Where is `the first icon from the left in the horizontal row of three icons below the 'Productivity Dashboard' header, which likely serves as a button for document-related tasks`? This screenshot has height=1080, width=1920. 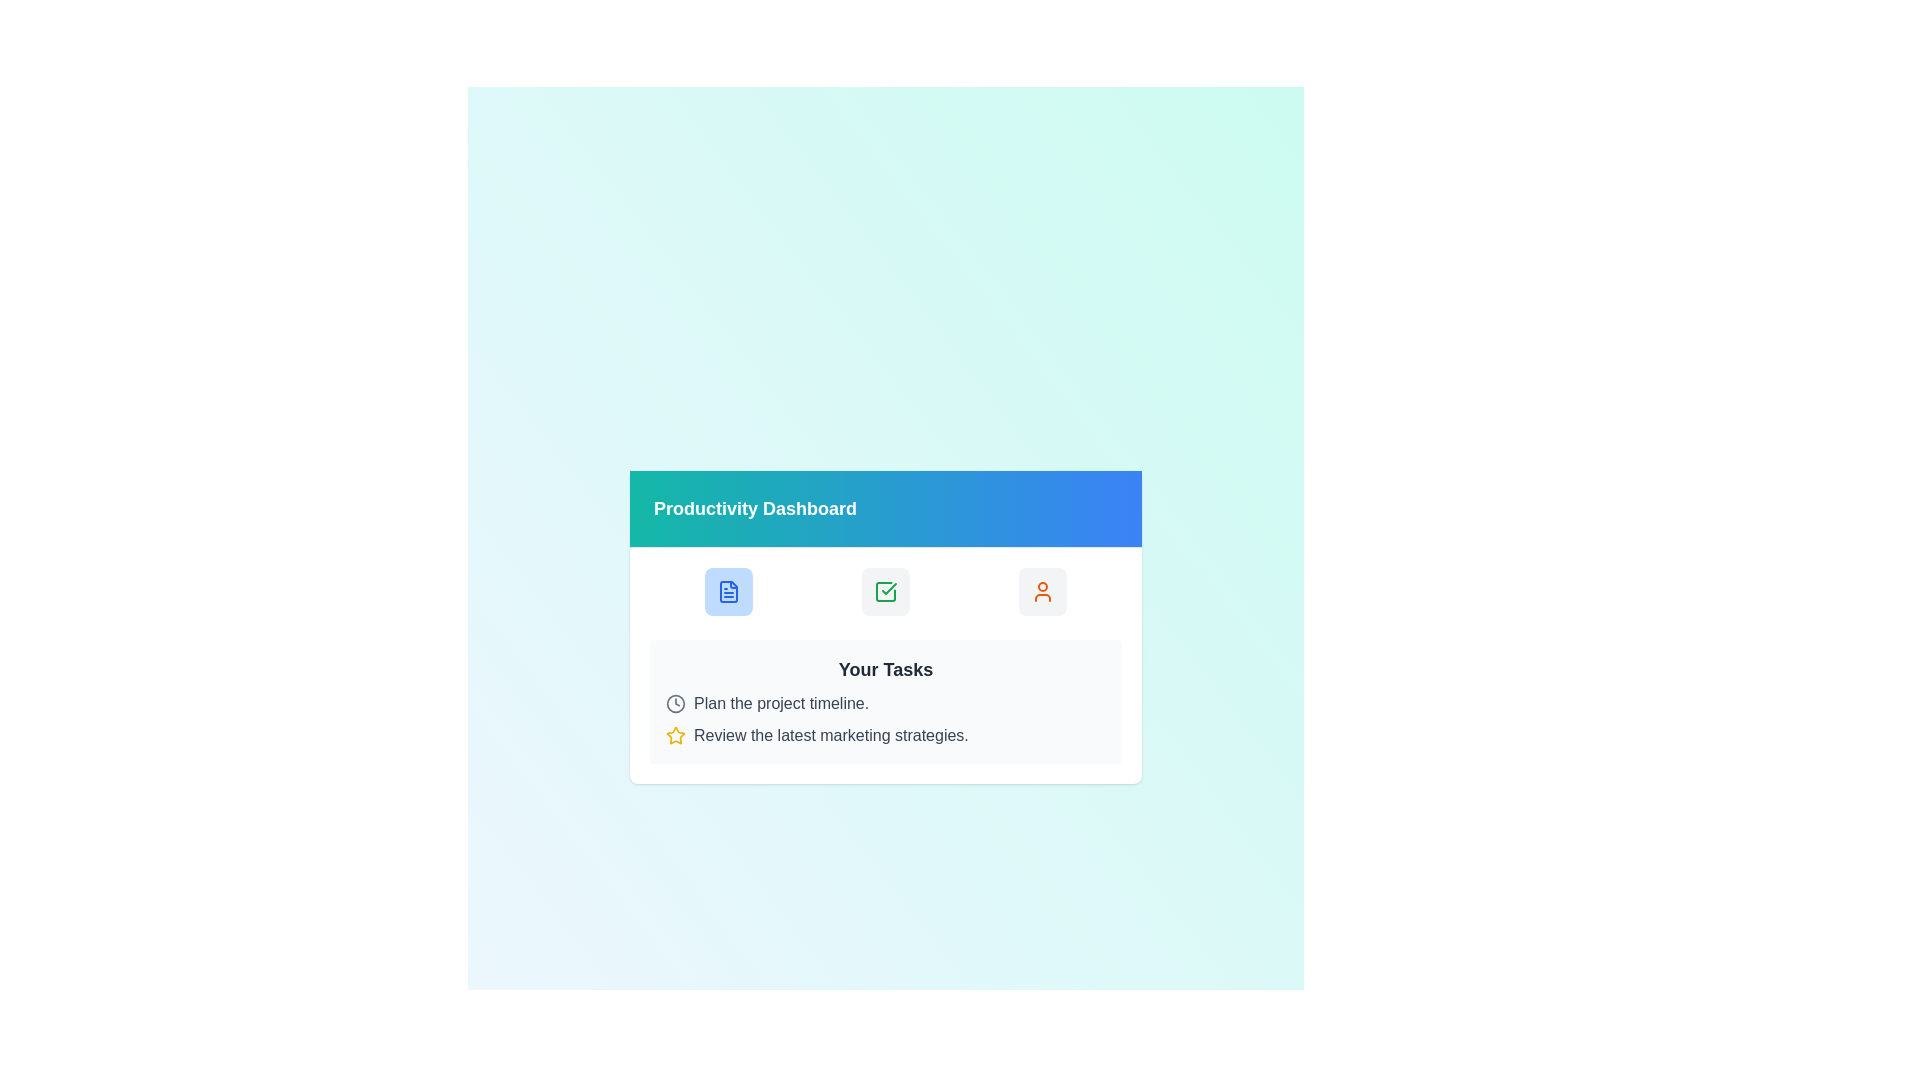 the first icon from the left in the horizontal row of three icons below the 'Productivity Dashboard' header, which likely serves as a button for document-related tasks is located at coordinates (727, 590).